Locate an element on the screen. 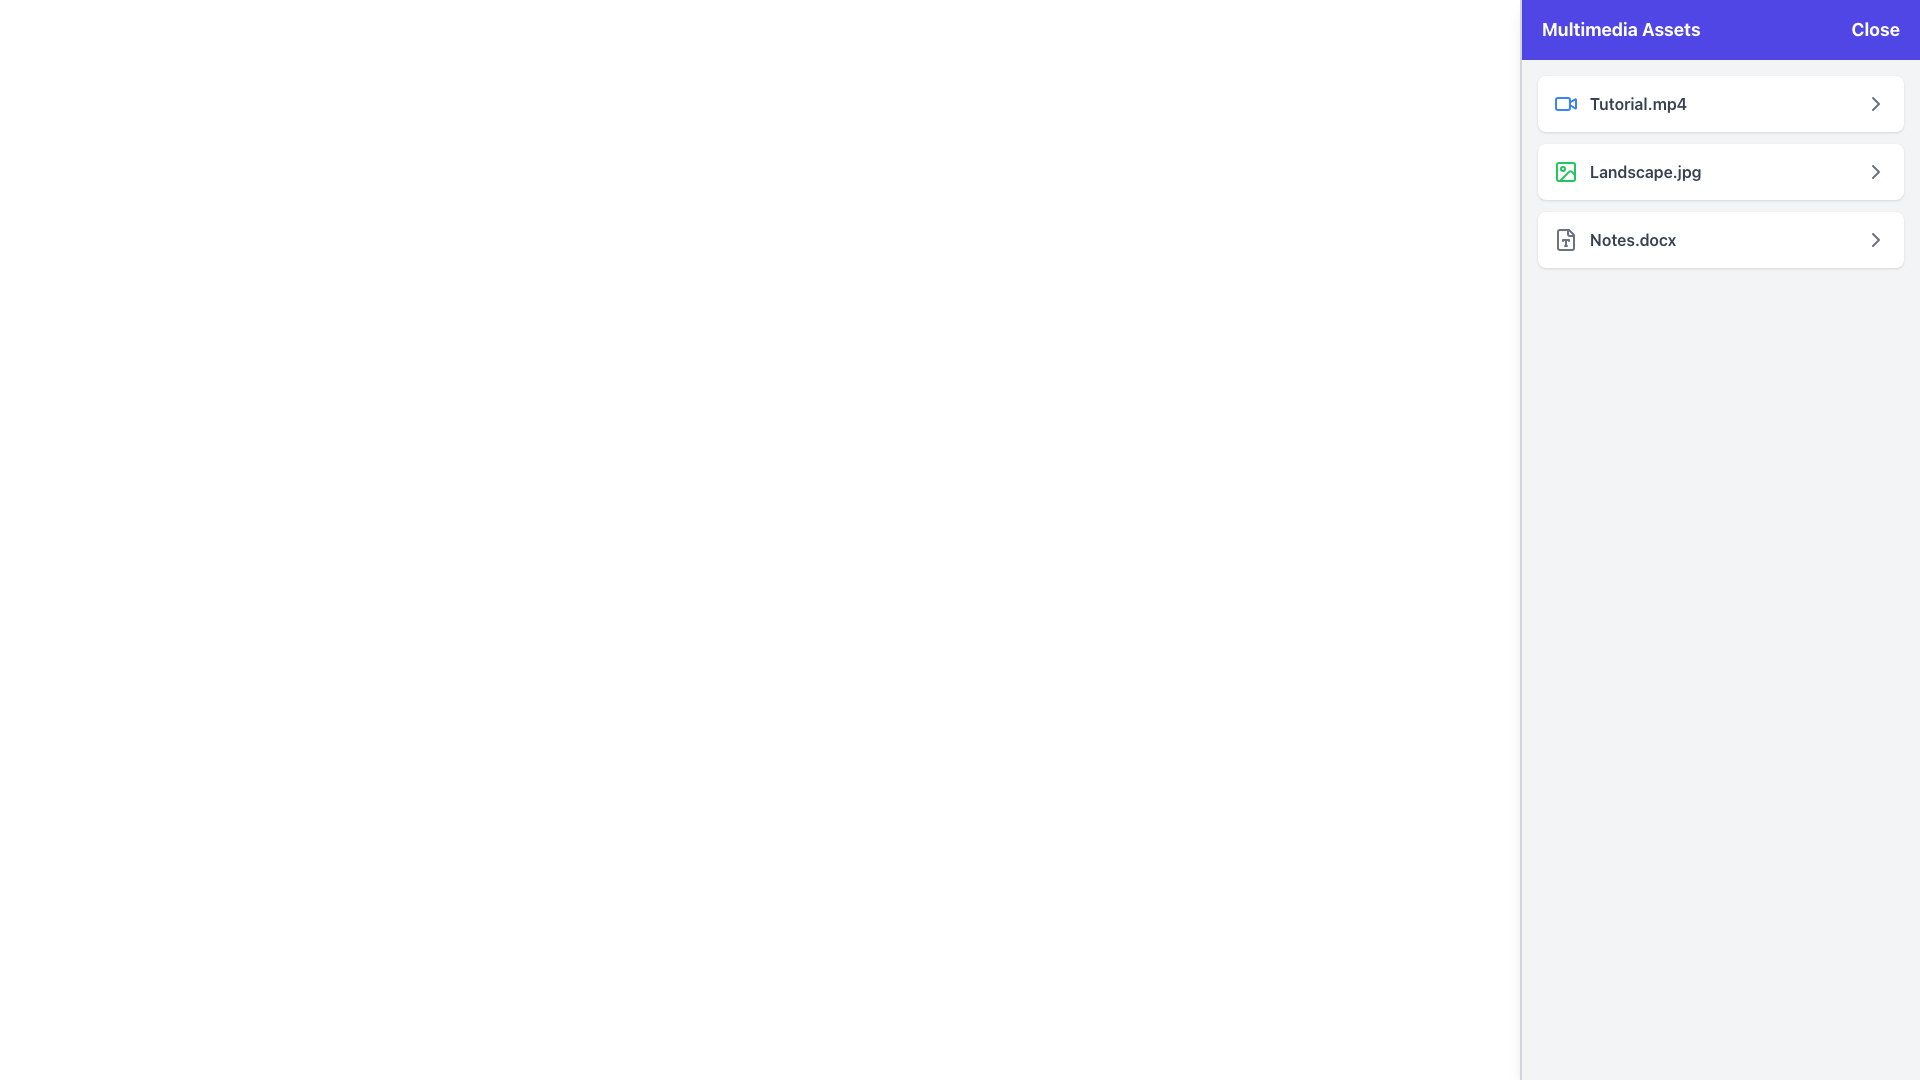 Image resolution: width=1920 pixels, height=1080 pixels. the video camera icon located next to the text 'Tutorial.mp4' in the 'Multimedia Assets' list is located at coordinates (1562, 104).